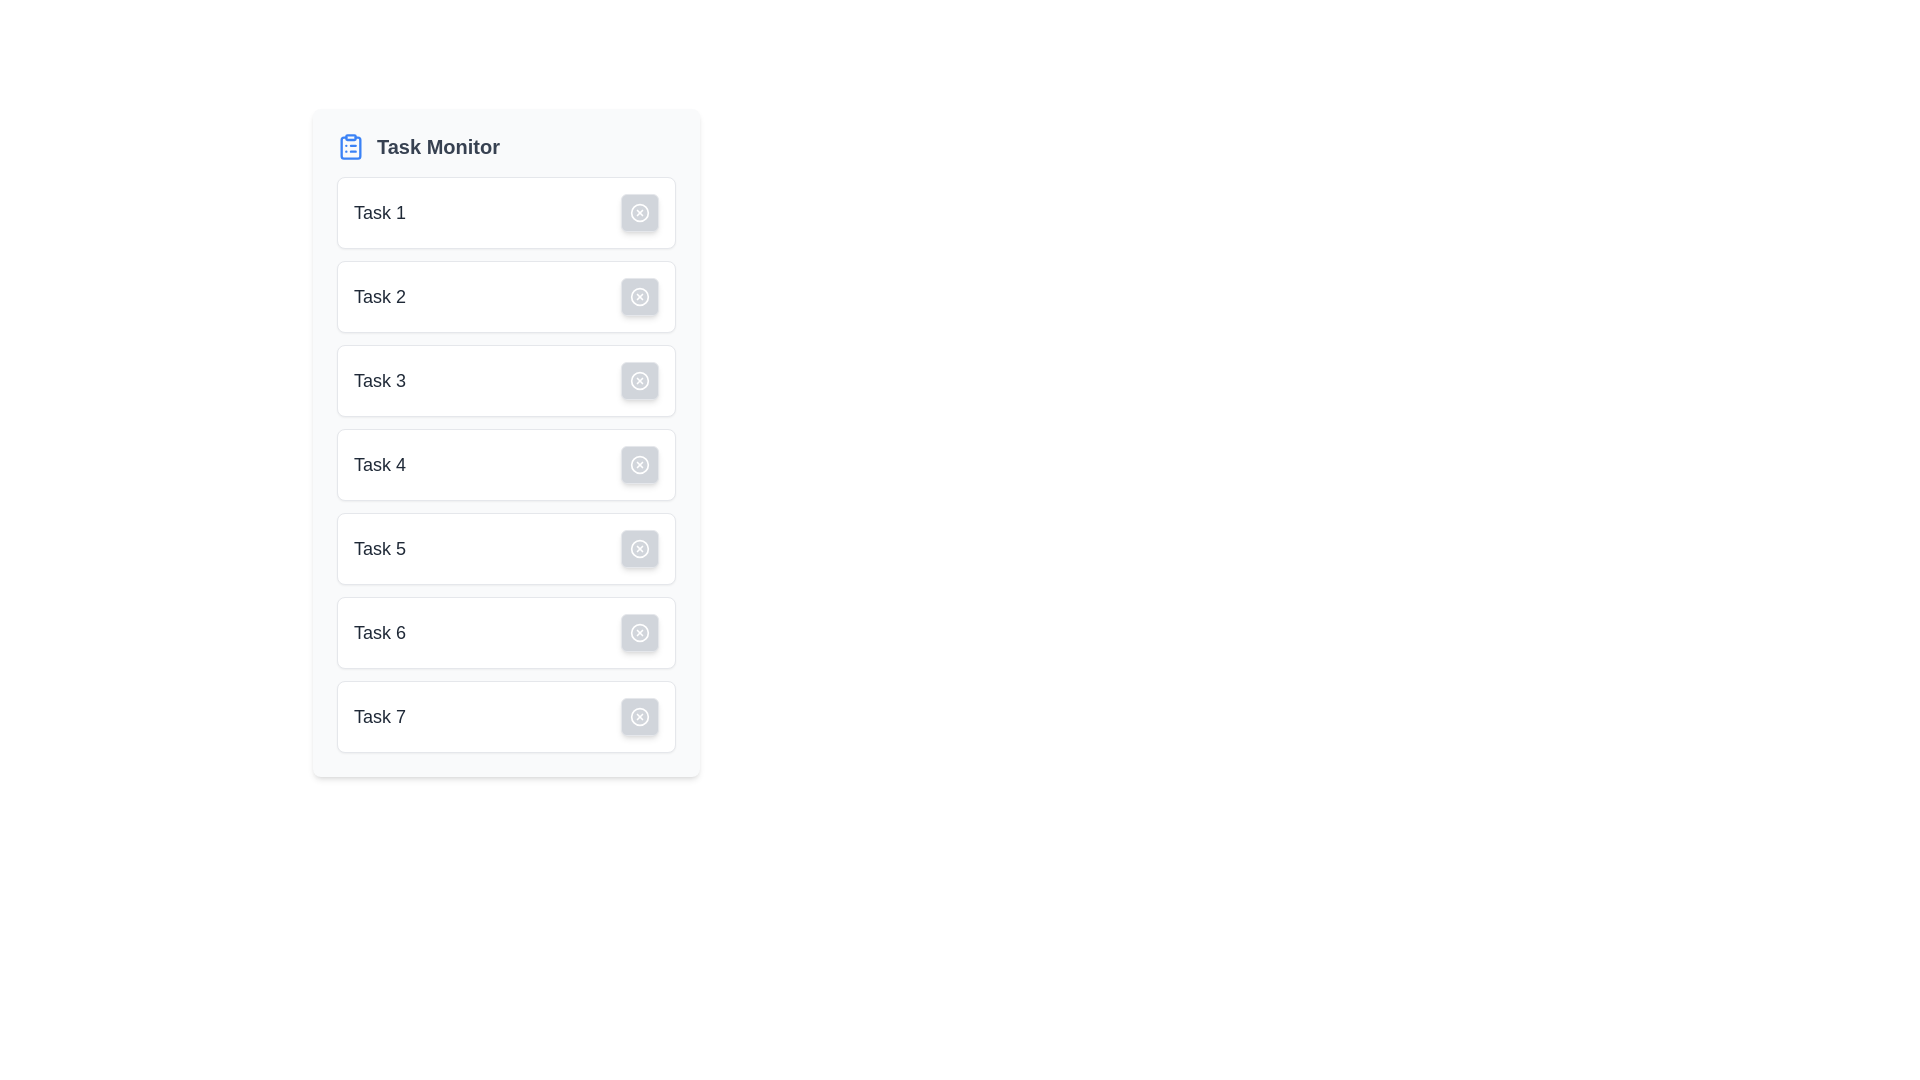 The height and width of the screenshot is (1080, 1920). What do you see at coordinates (506, 297) in the screenshot?
I see `the second task entry in the task manager interface` at bounding box center [506, 297].